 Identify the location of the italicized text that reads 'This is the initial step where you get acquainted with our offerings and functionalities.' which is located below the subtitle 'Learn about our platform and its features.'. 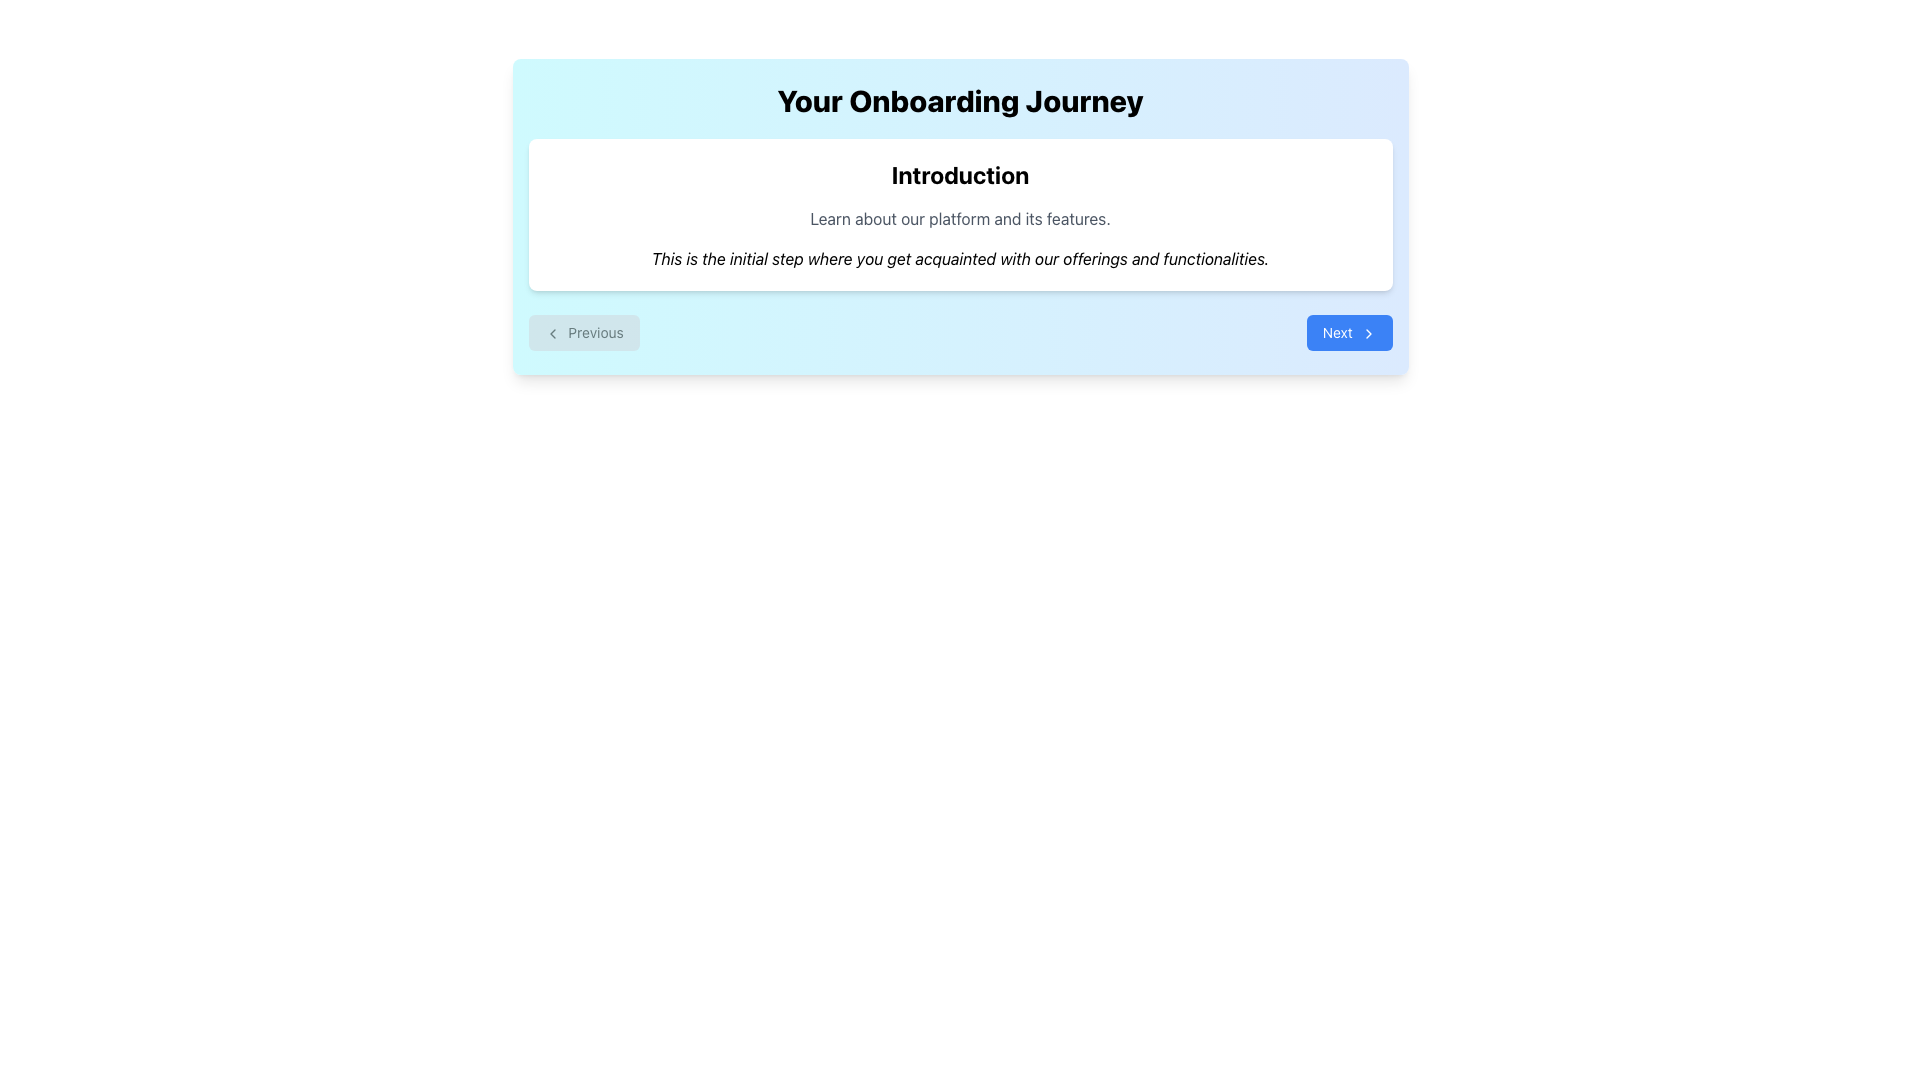
(960, 257).